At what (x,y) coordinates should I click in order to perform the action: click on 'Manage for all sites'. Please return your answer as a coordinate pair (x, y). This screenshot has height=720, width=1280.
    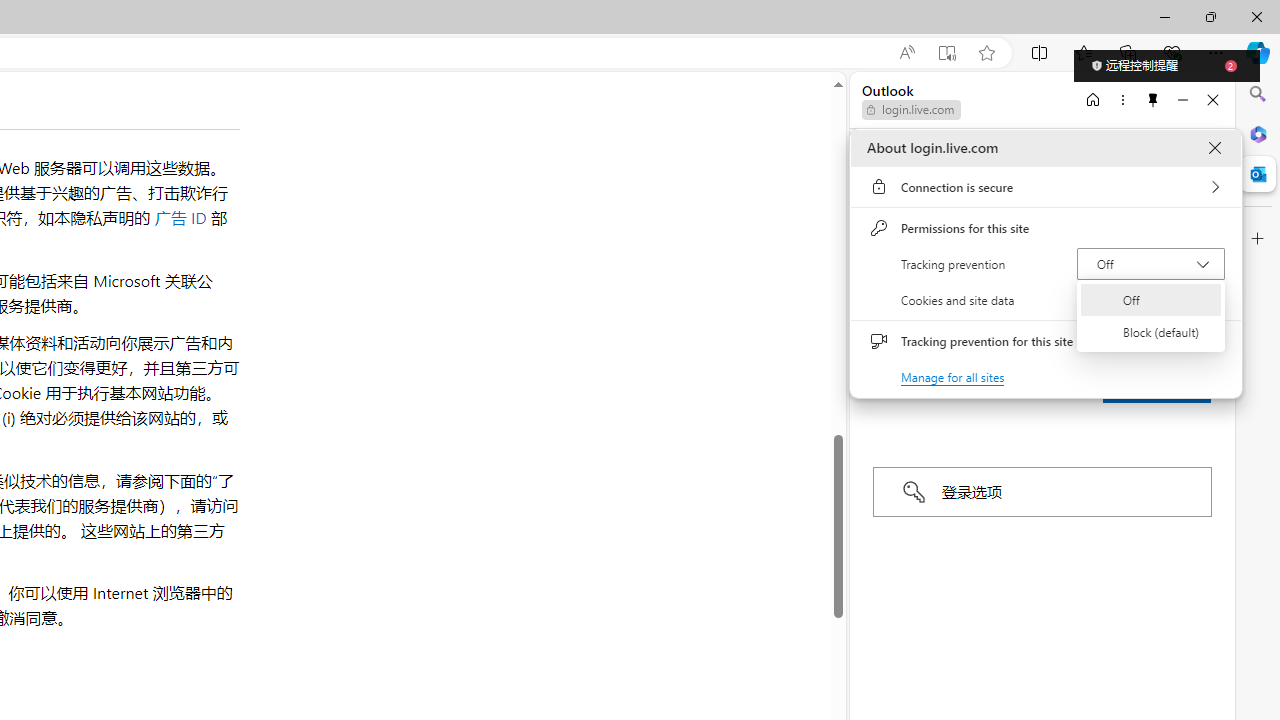
    Looking at the image, I should click on (951, 377).